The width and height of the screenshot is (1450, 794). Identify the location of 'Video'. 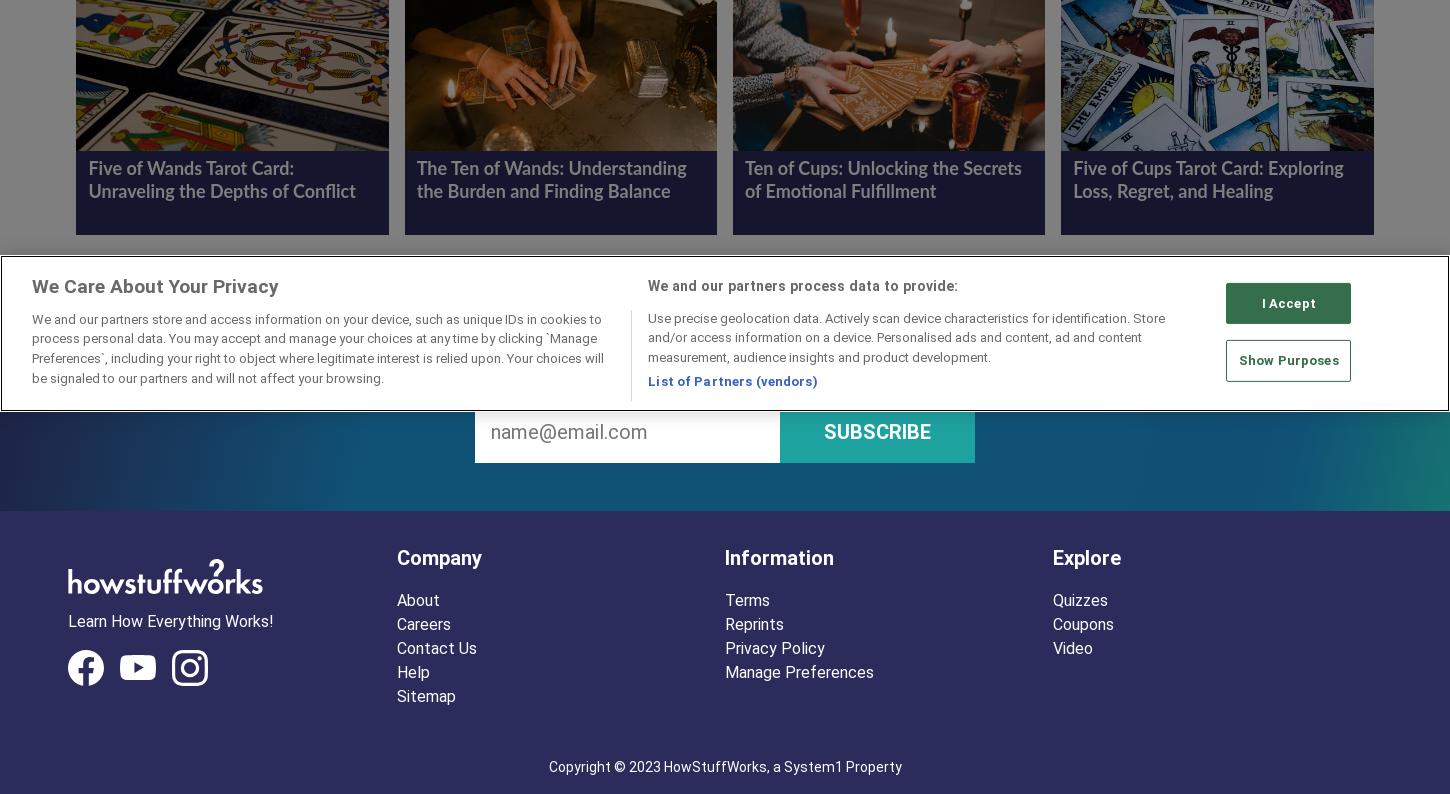
(1073, 646).